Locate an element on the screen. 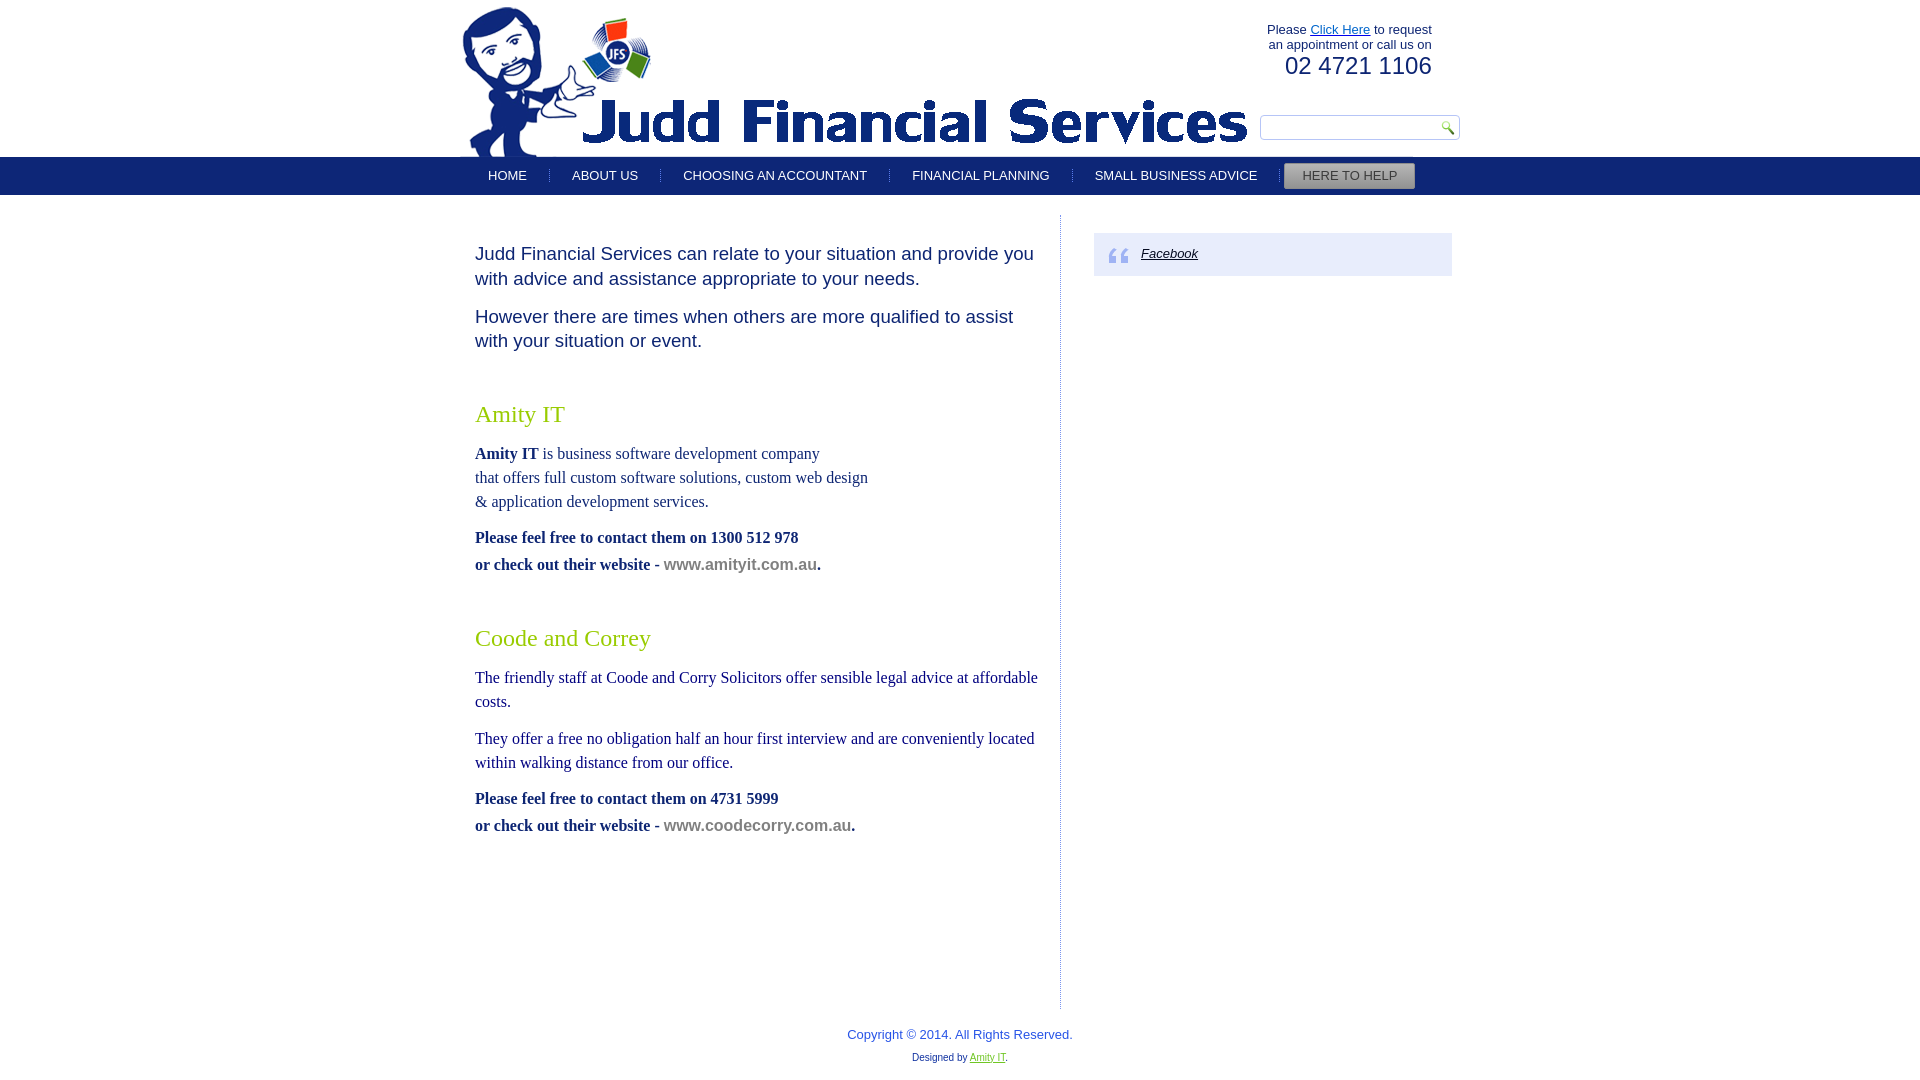  'HOME' is located at coordinates (507, 175).